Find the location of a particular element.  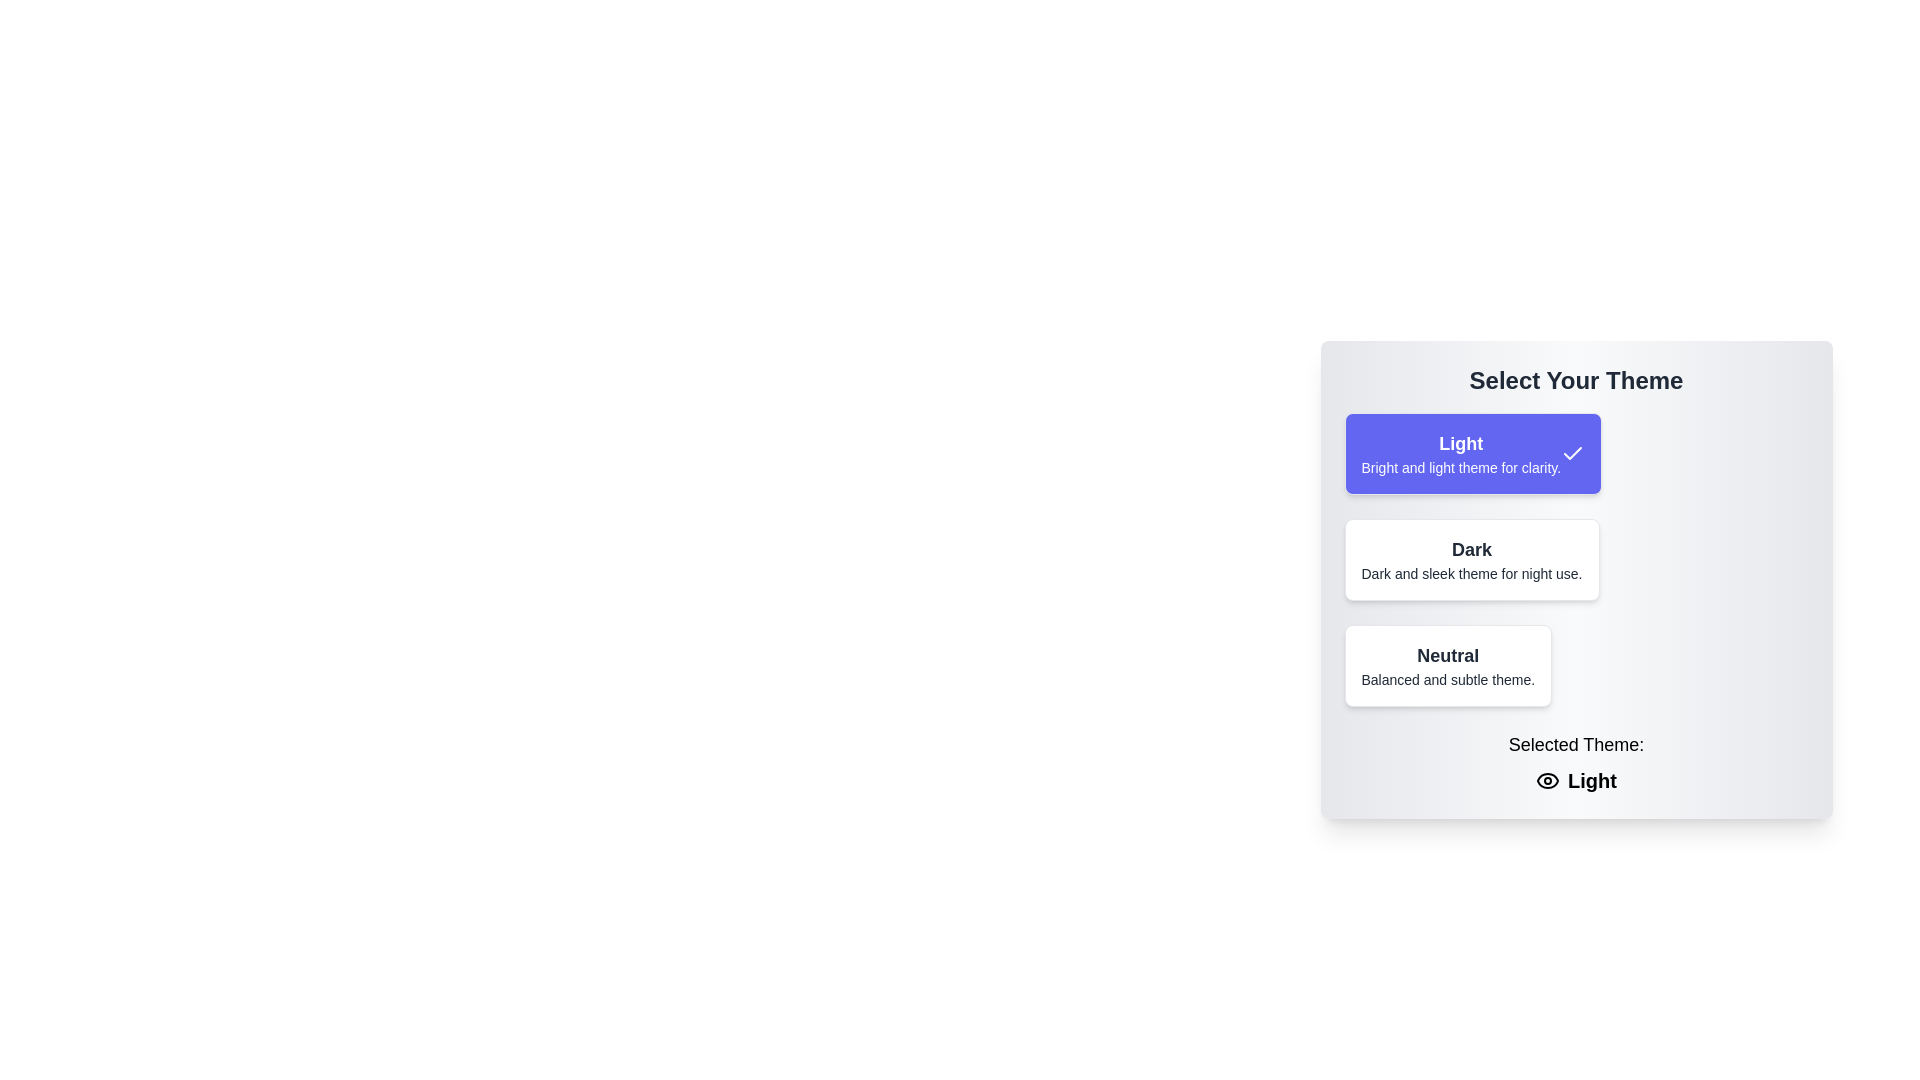

on the second selectable theme option titled 'Dark' in the 'Select Your Theme' box is located at coordinates (1575, 559).